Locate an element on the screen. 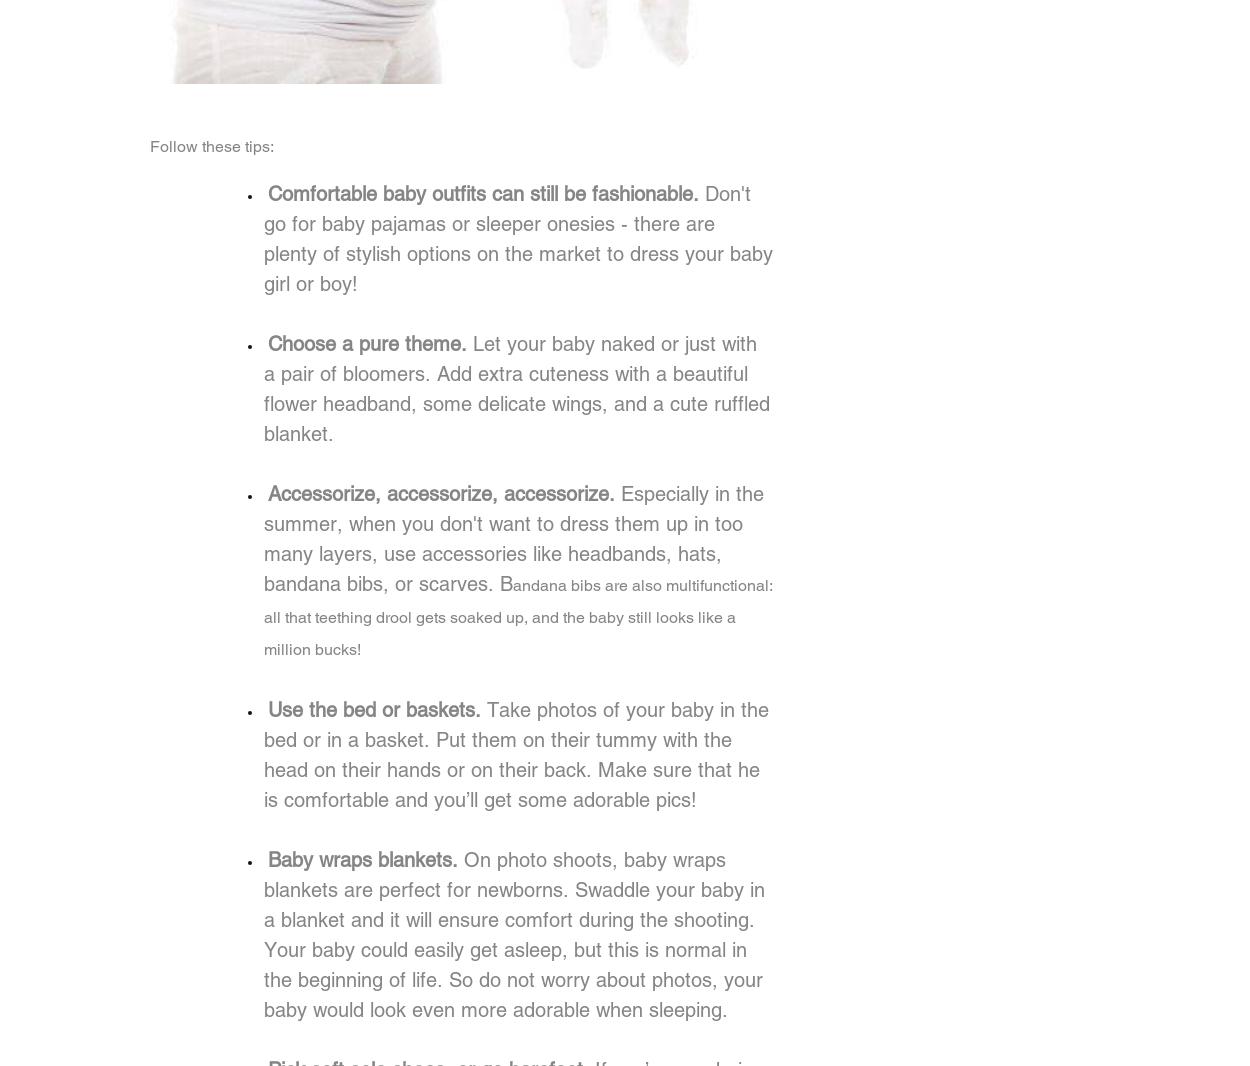 This screenshot has height=1066, width=1250. 'Use the bed or baskets.' is located at coordinates (373, 708).